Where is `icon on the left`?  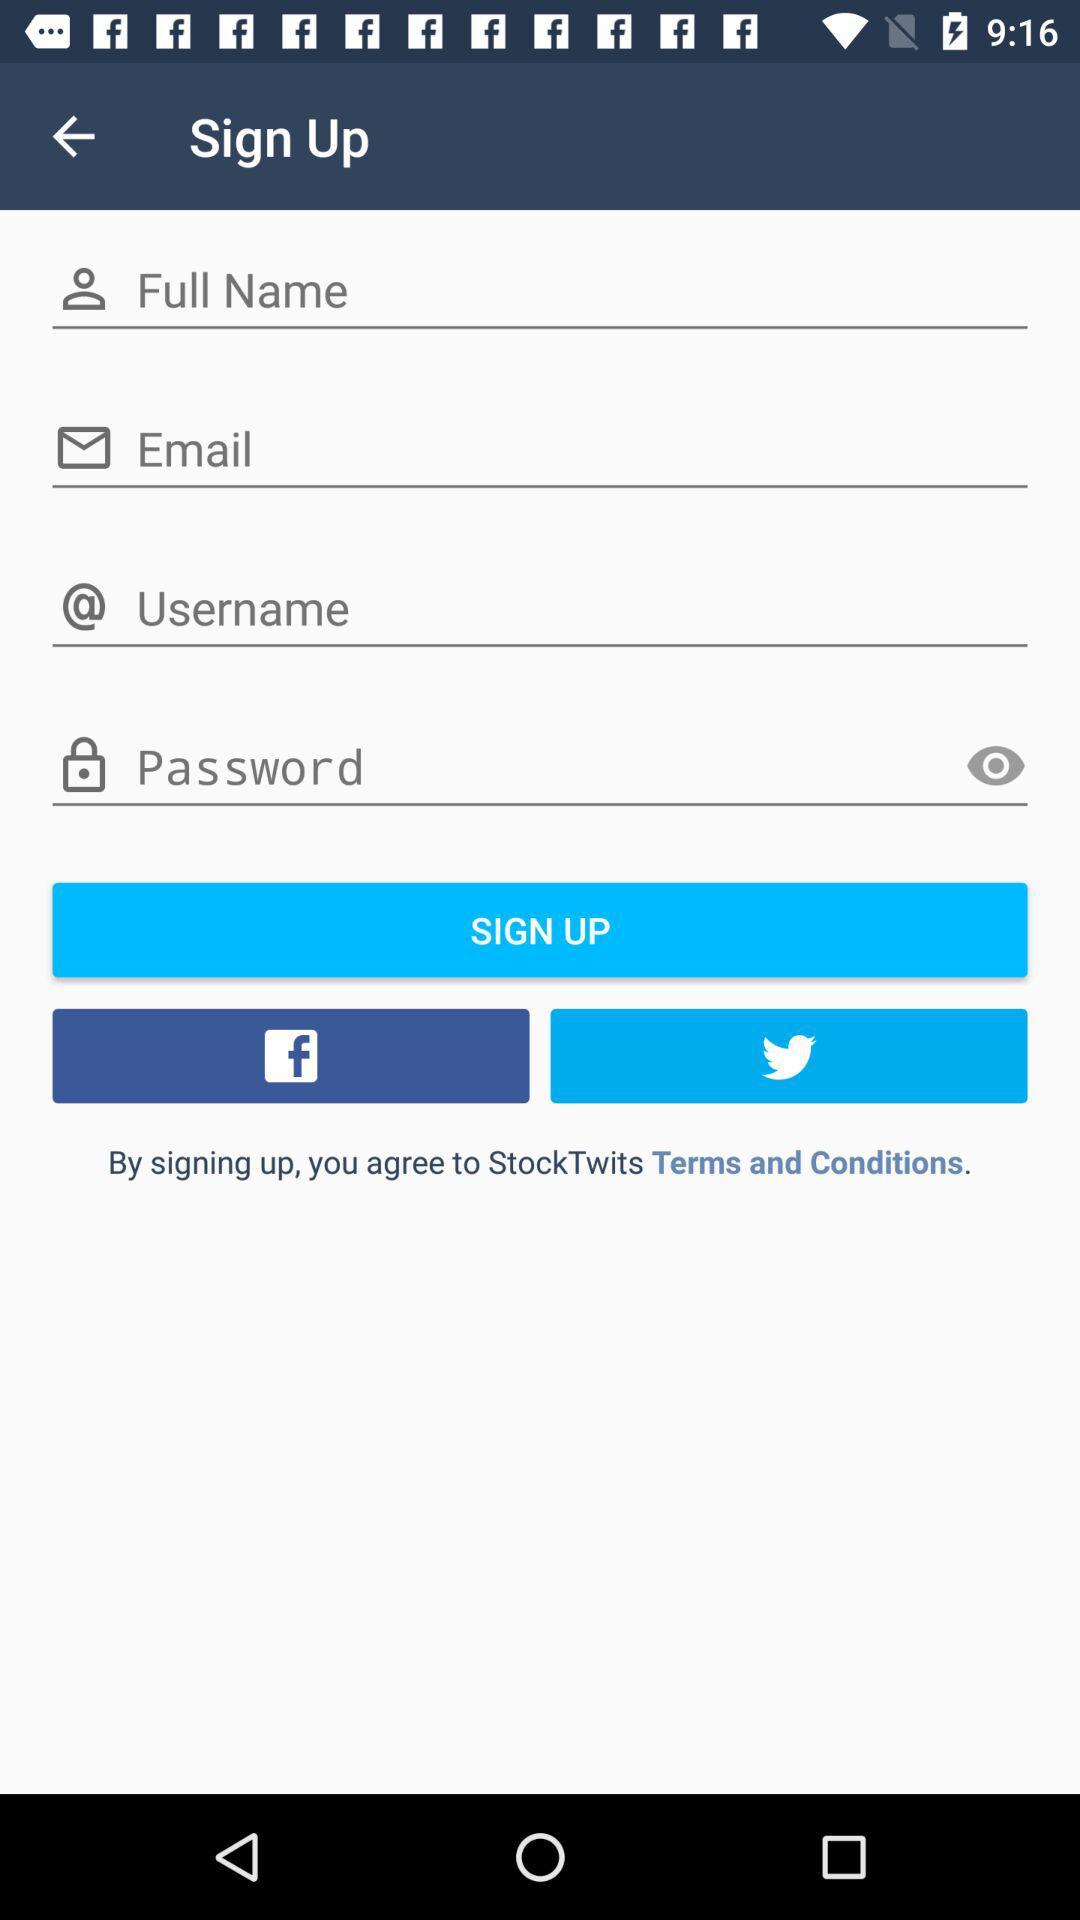
icon on the left is located at coordinates (290, 1055).